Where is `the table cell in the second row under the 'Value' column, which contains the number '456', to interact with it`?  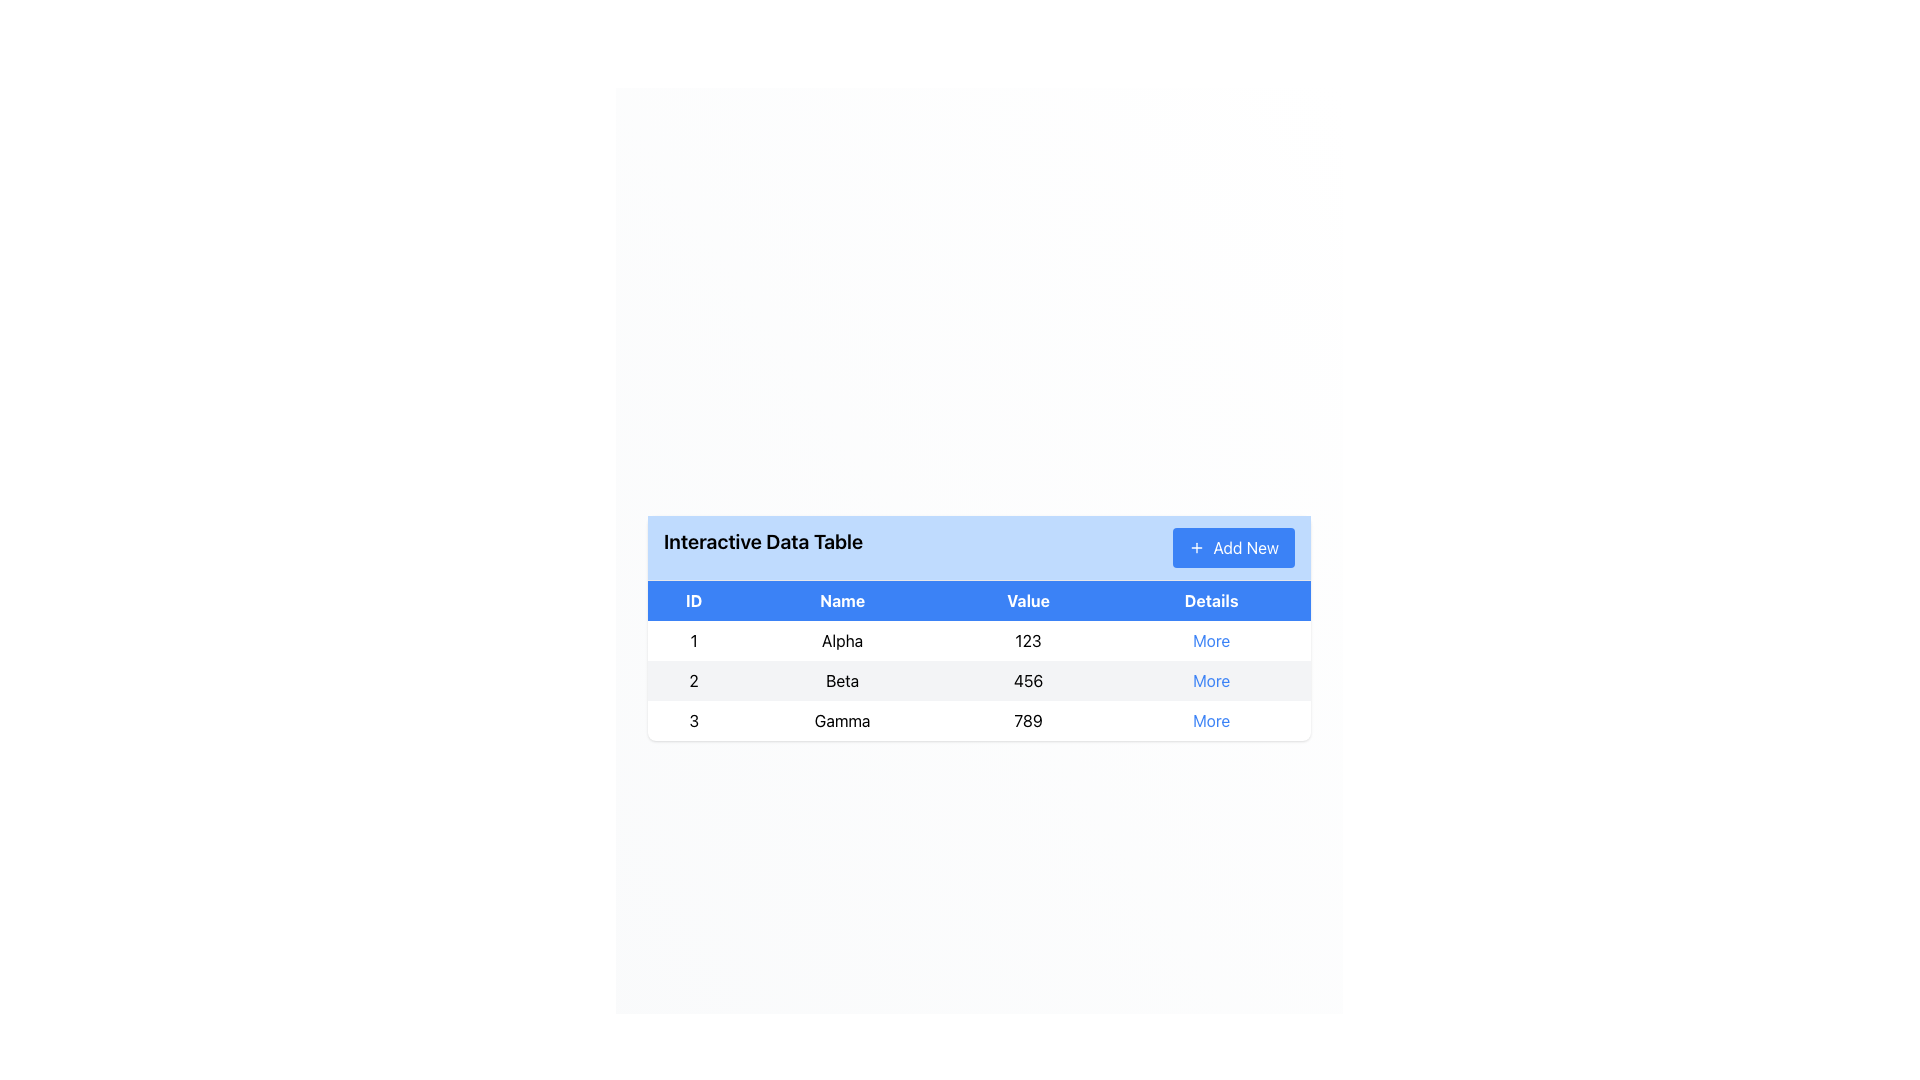 the table cell in the second row under the 'Value' column, which contains the number '456', to interact with it is located at coordinates (979, 679).